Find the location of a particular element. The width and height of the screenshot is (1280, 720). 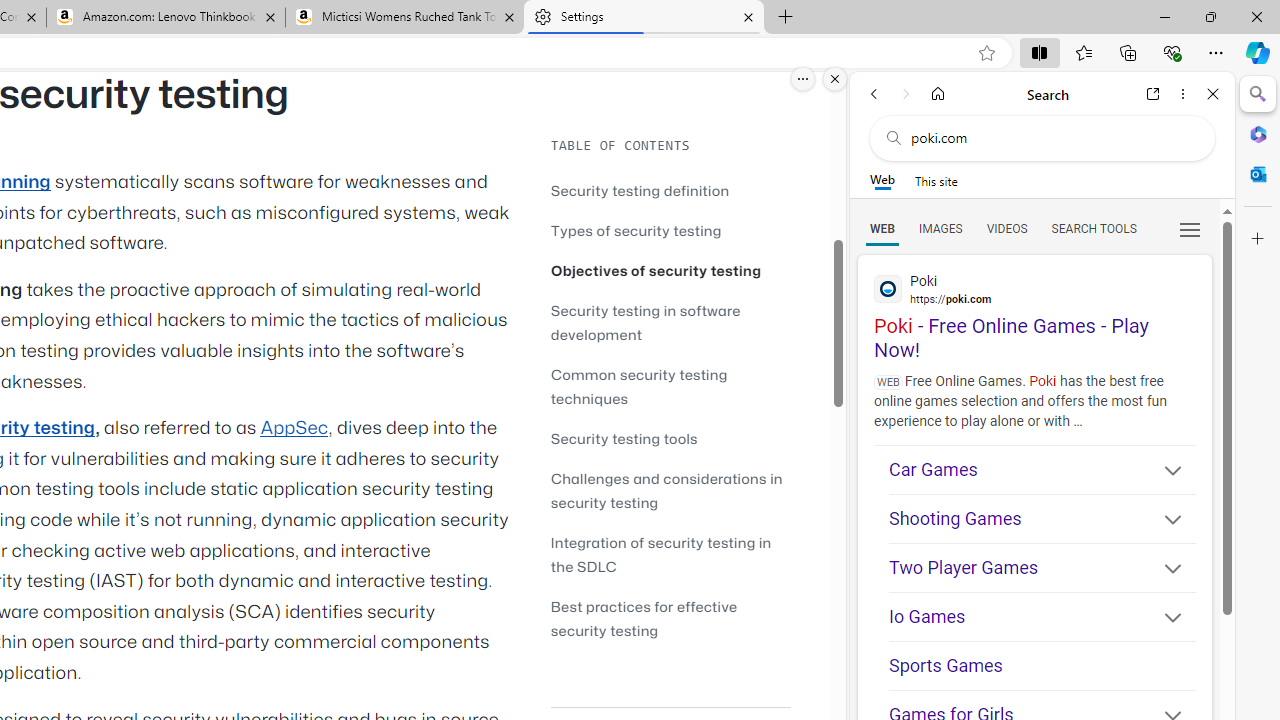

'Best practices for effective security testing' is located at coordinates (670, 617).